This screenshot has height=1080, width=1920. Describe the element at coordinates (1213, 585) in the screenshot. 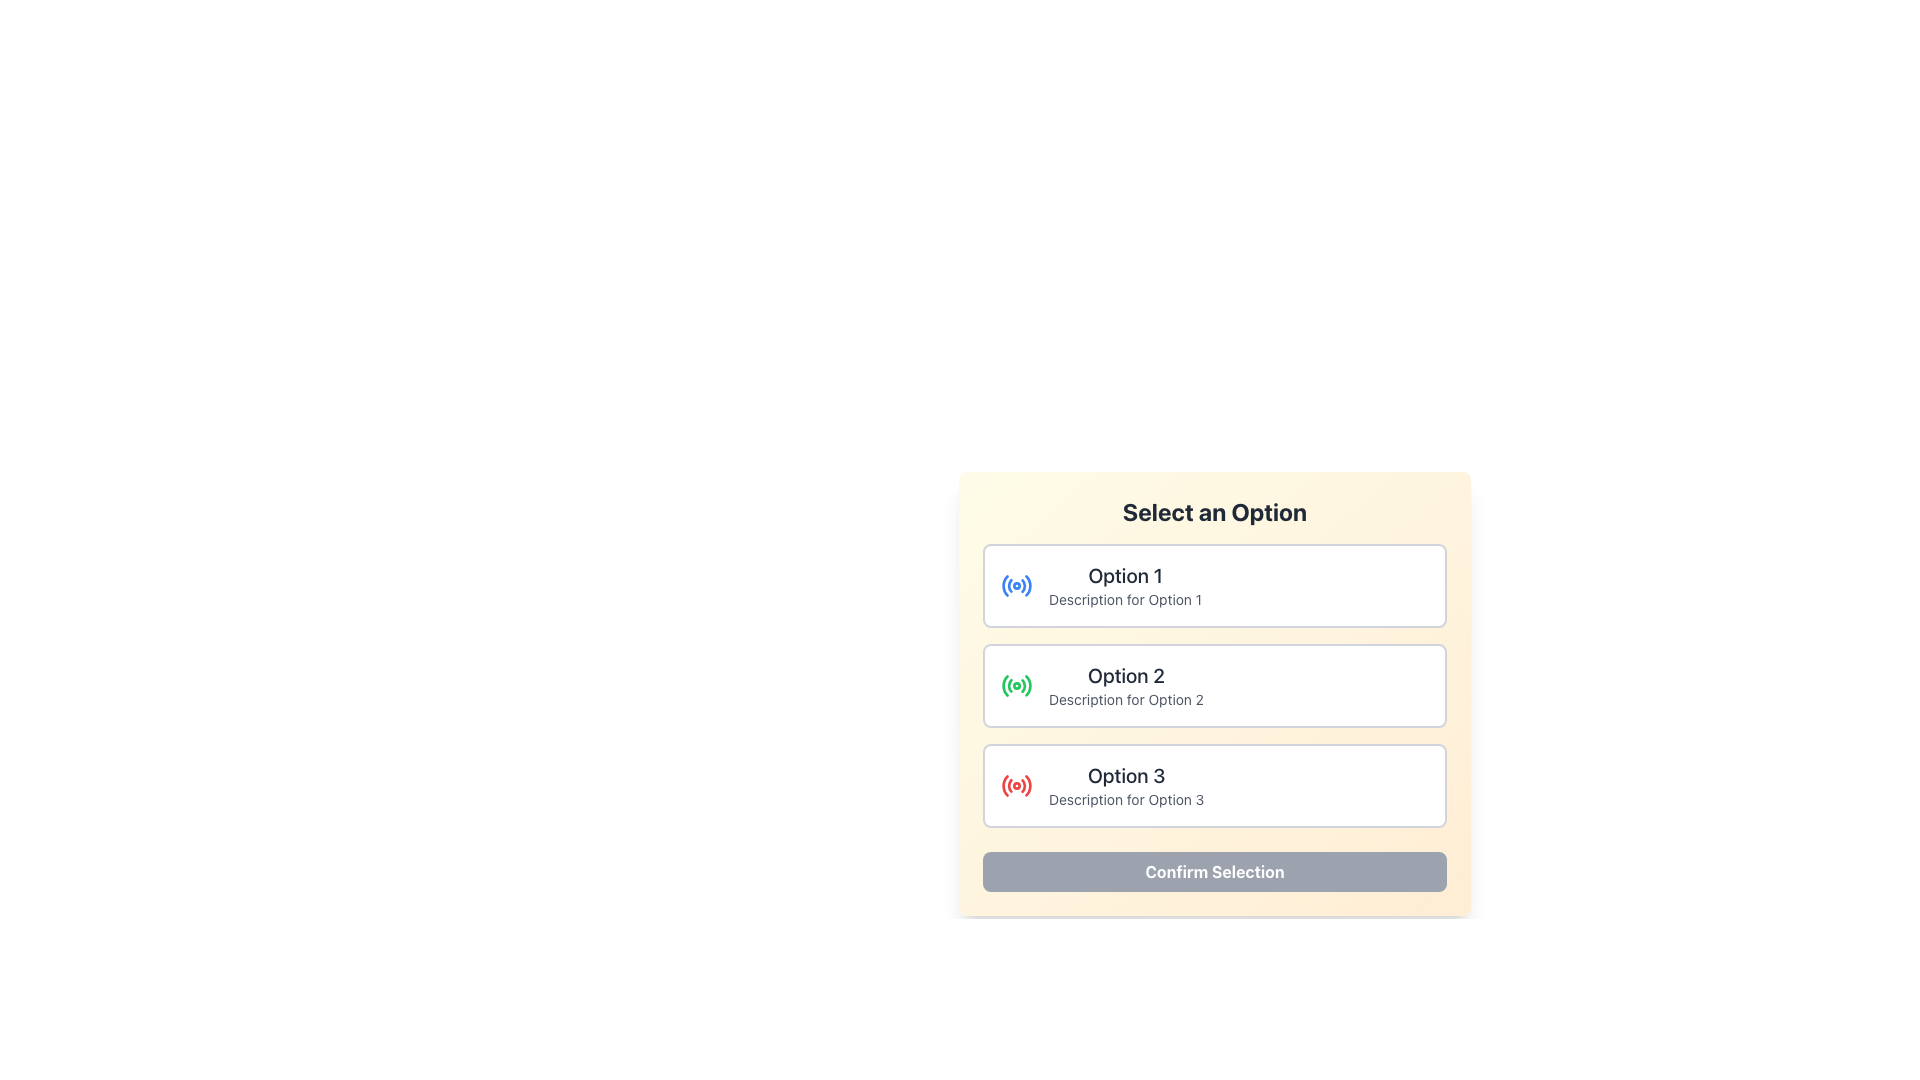

I see `the first selectable option labeled 'Option 1' in the list of choices under the title 'Select an Option'` at that location.